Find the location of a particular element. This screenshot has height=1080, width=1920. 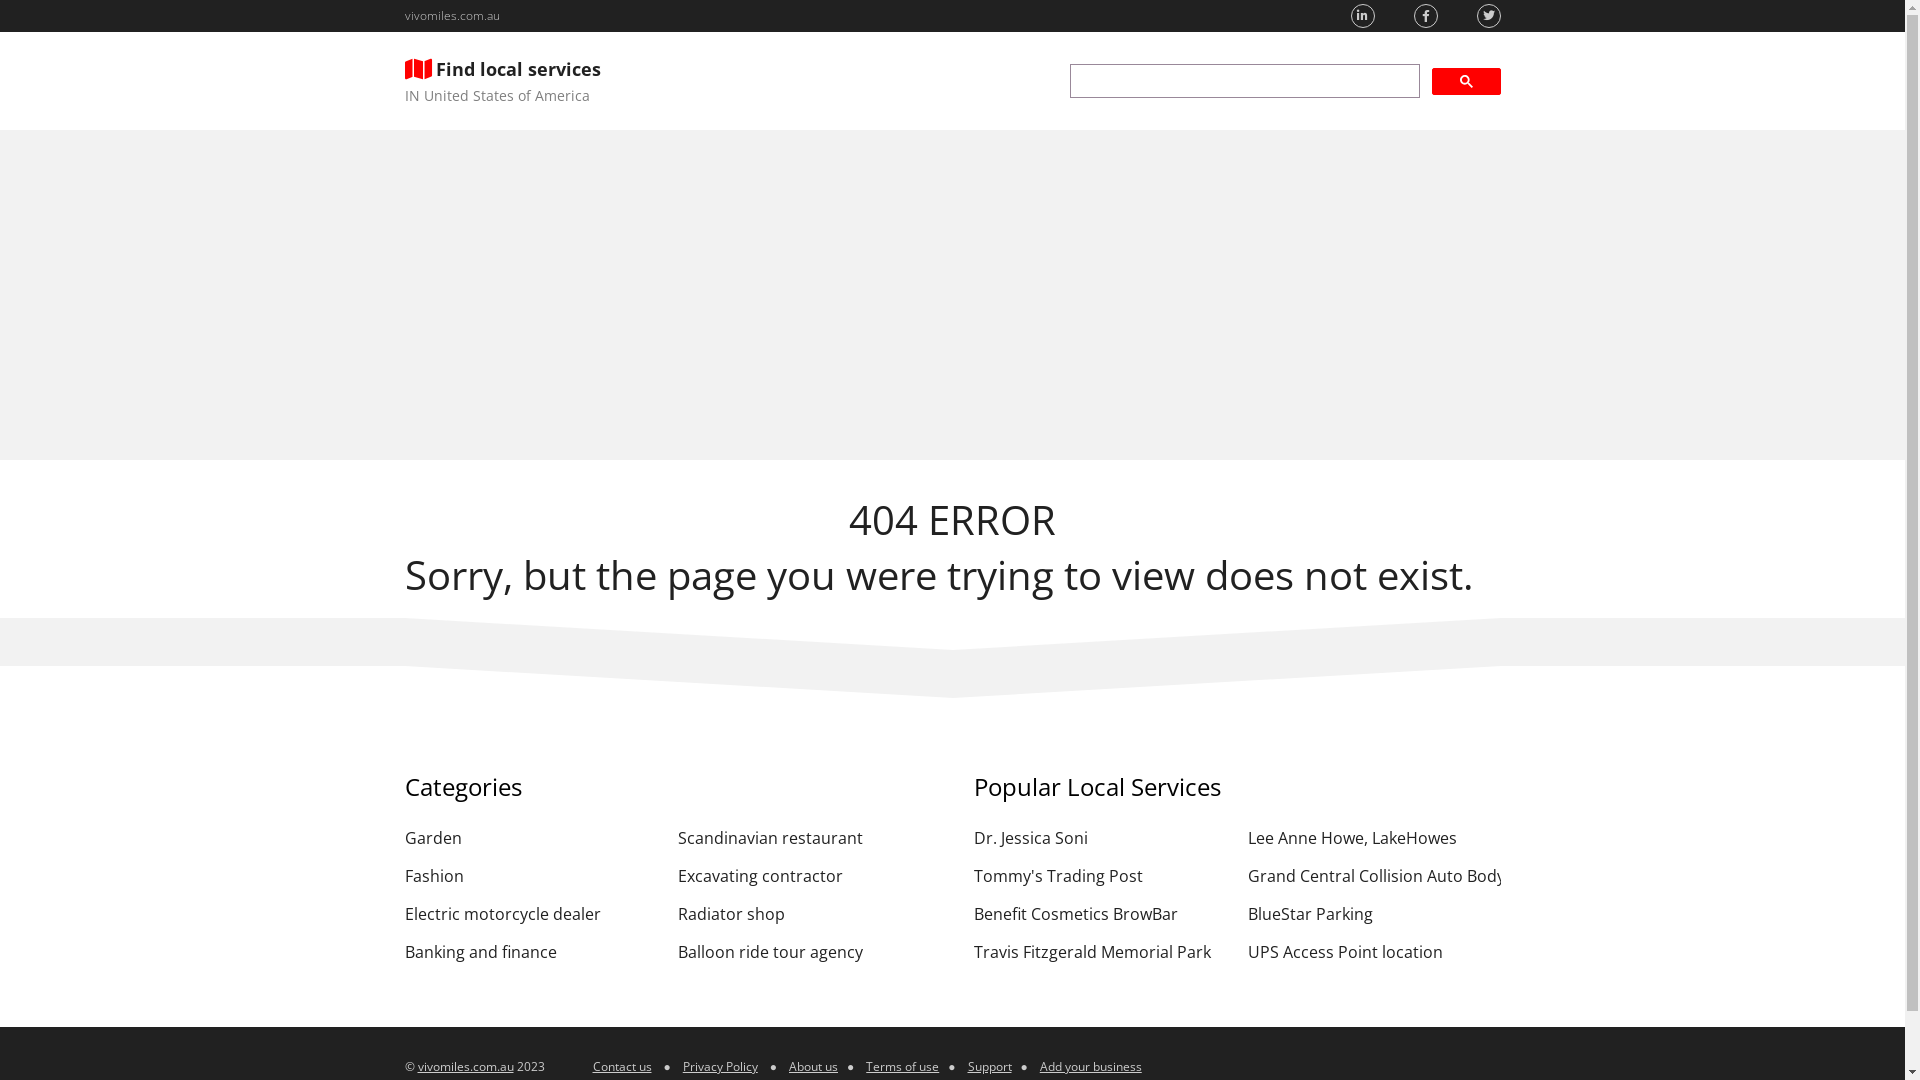

'Travis Fitzgerald Memorial Park' is located at coordinates (1099, 951).